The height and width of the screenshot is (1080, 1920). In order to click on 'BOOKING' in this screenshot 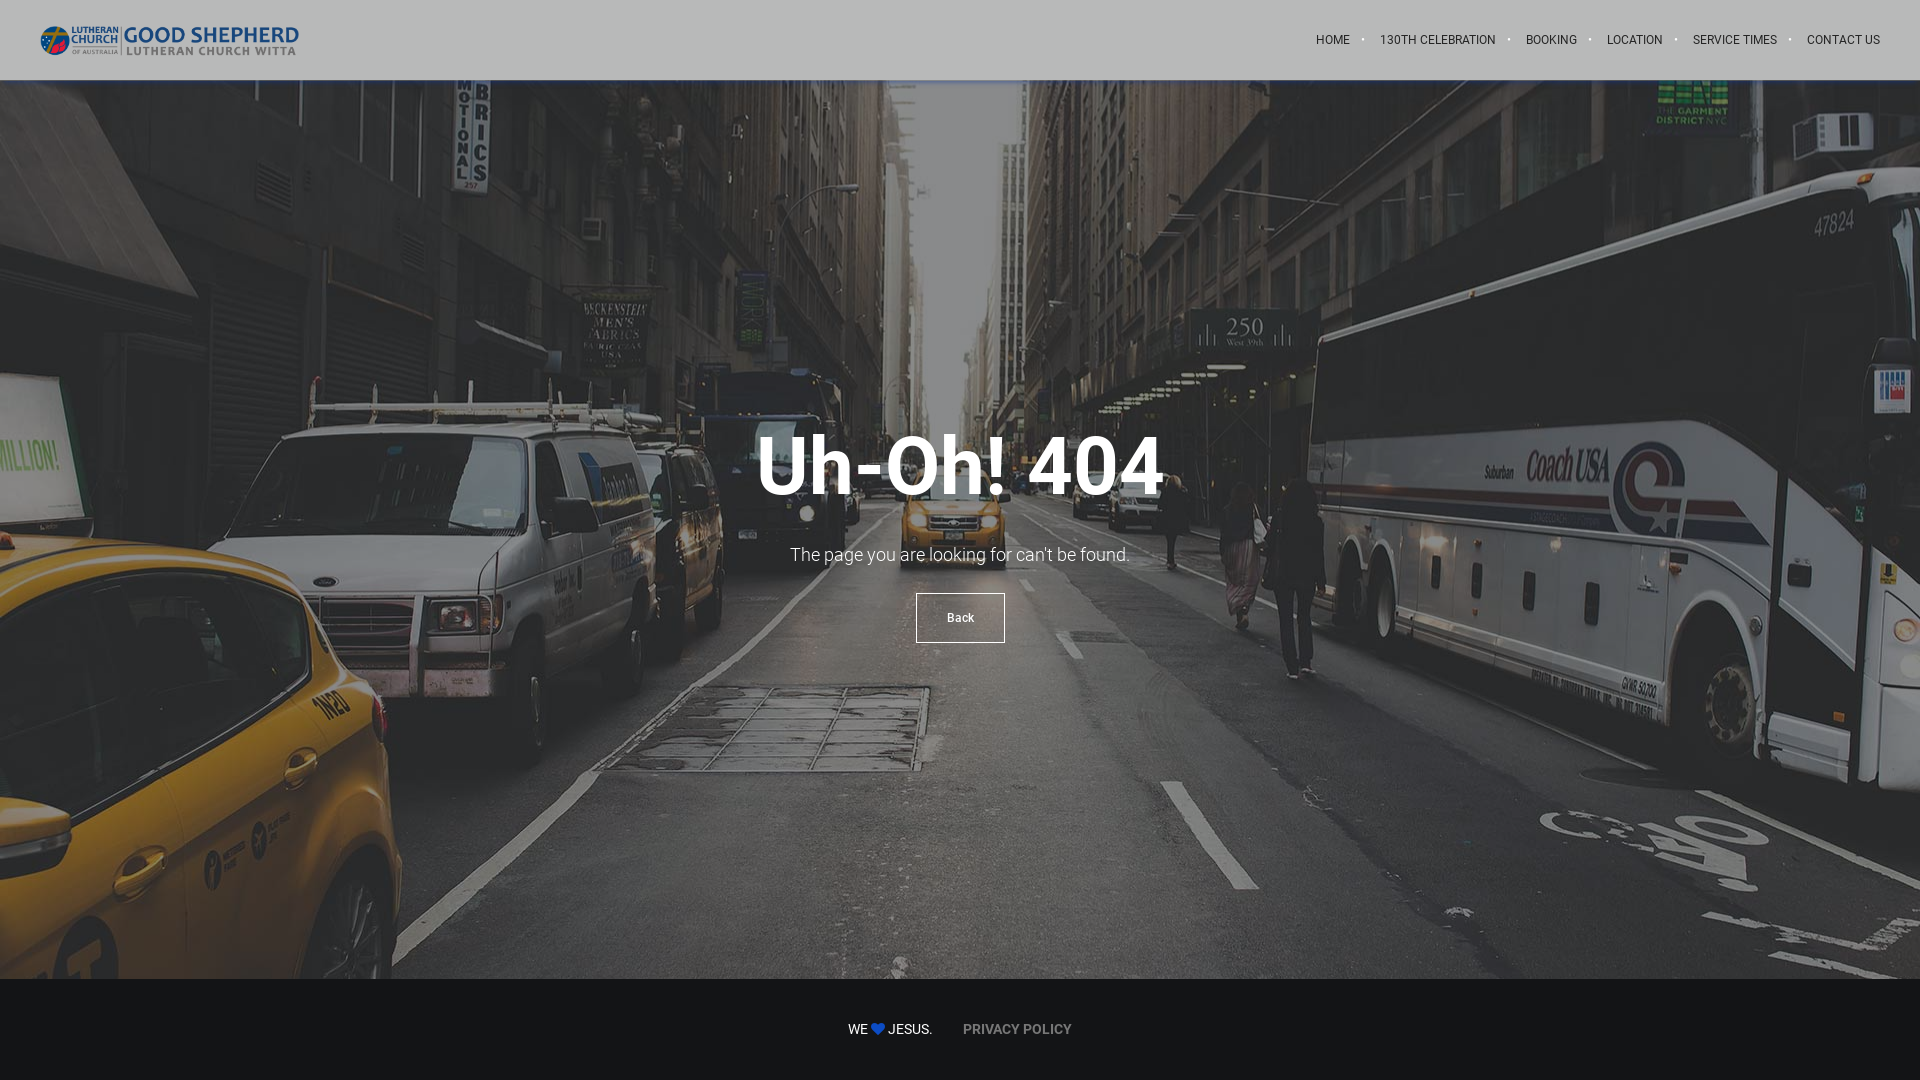, I will do `click(1550, 39)`.